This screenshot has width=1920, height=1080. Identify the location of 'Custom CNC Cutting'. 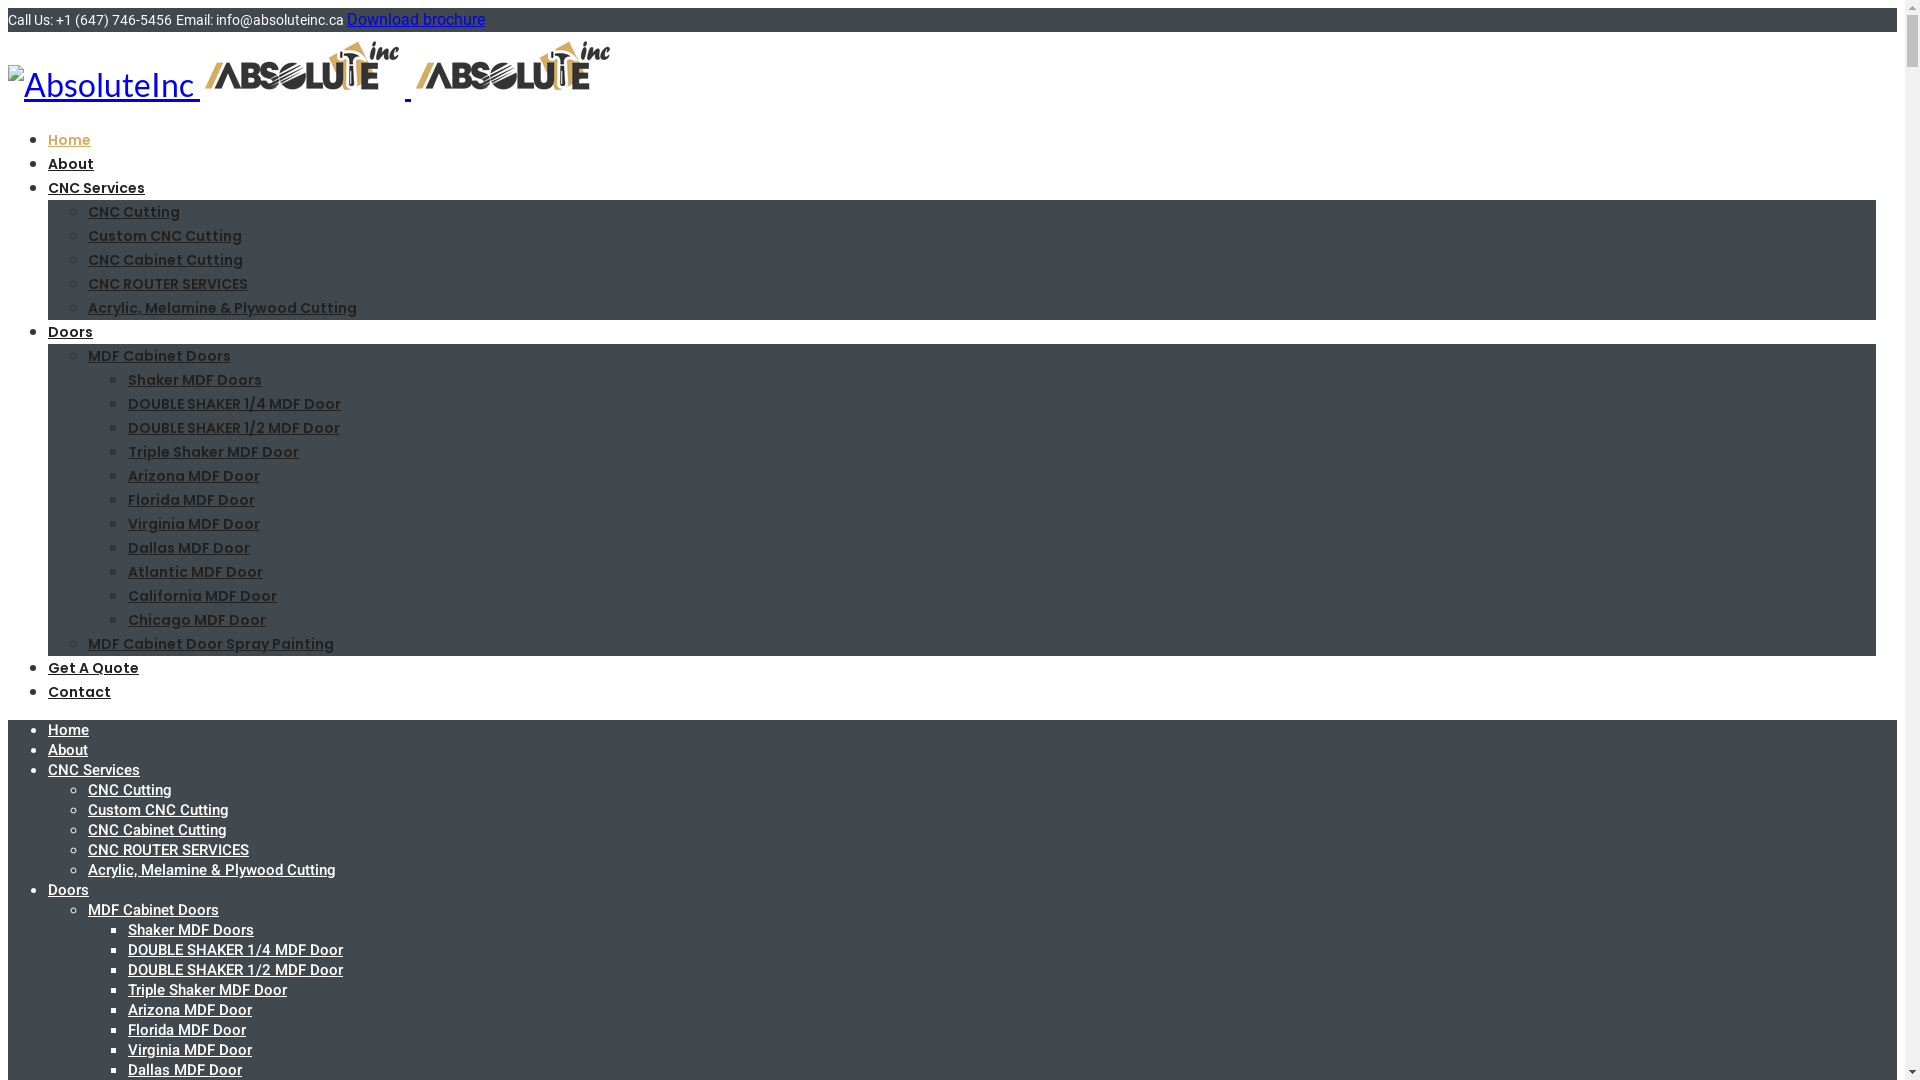
(164, 234).